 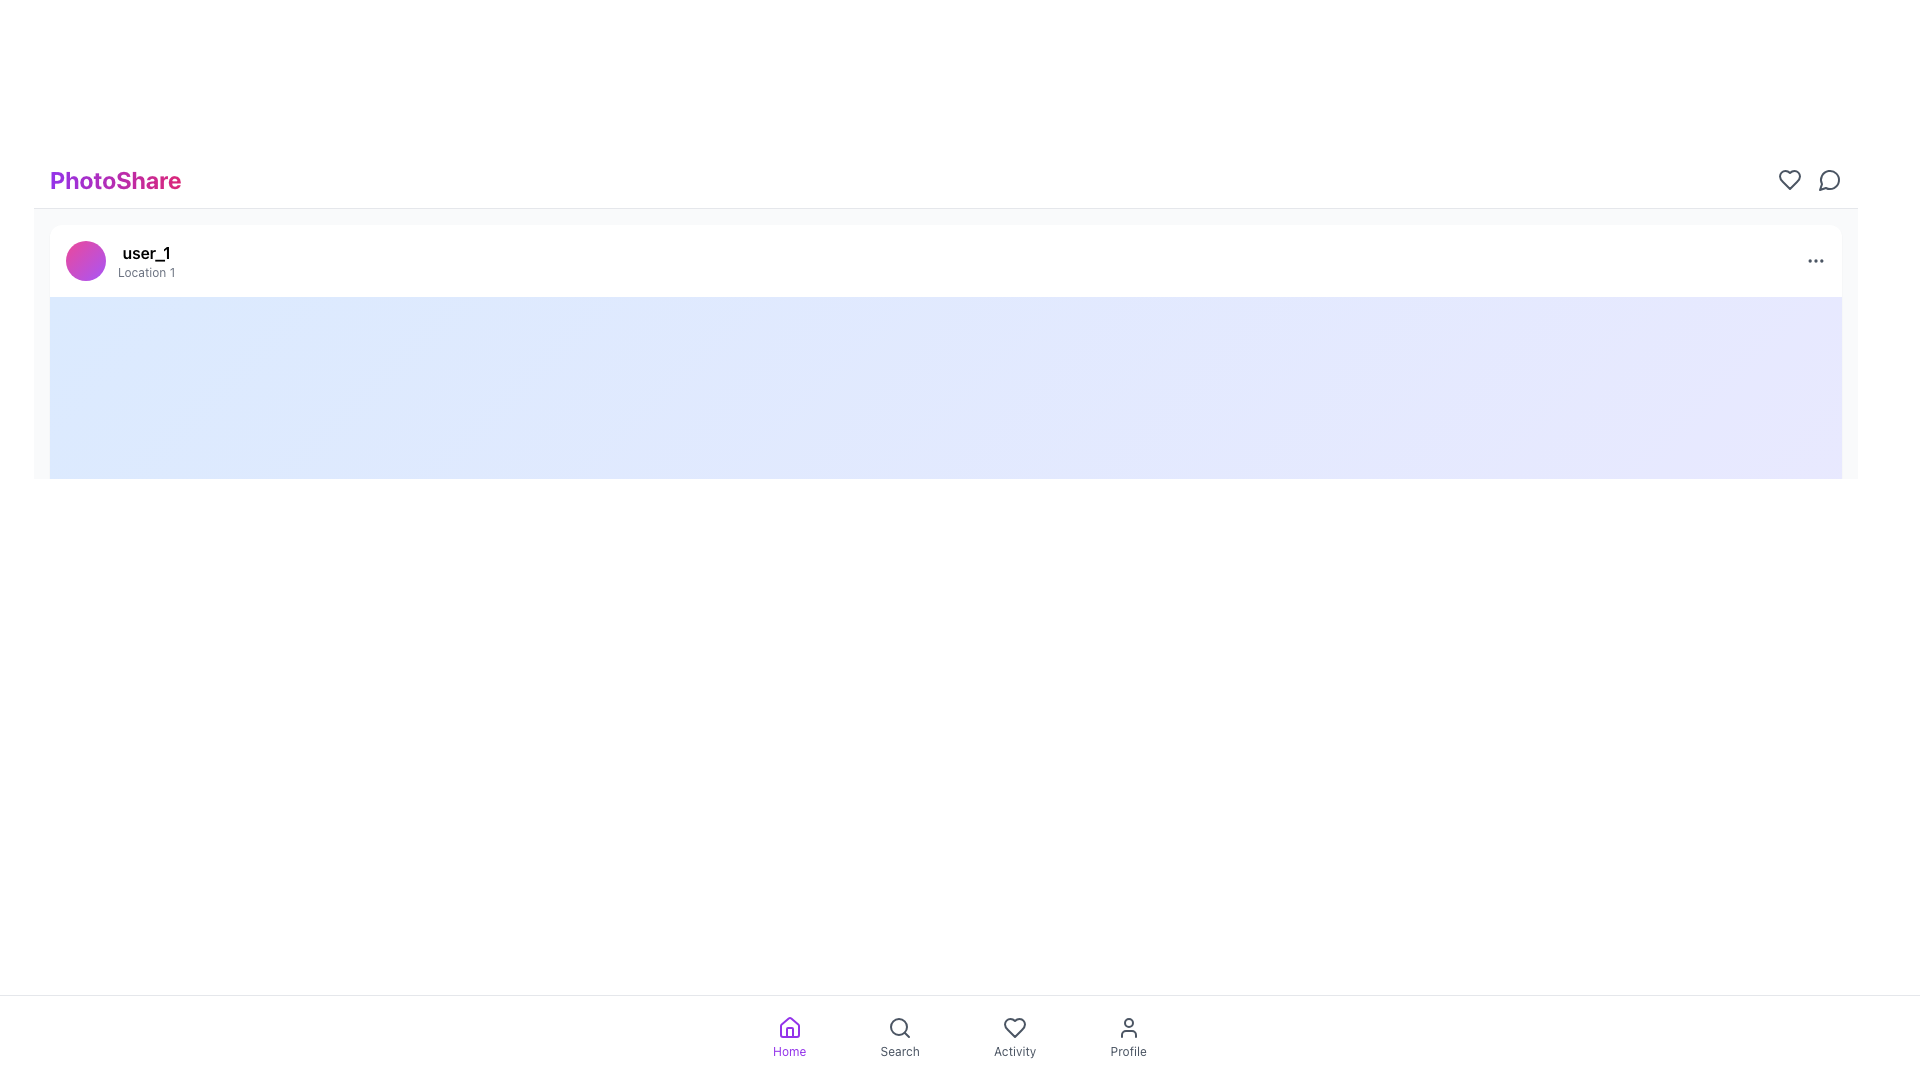 I want to click on the navigation button located in the bottom navigation bar that allows users, so click(x=1015, y=1036).